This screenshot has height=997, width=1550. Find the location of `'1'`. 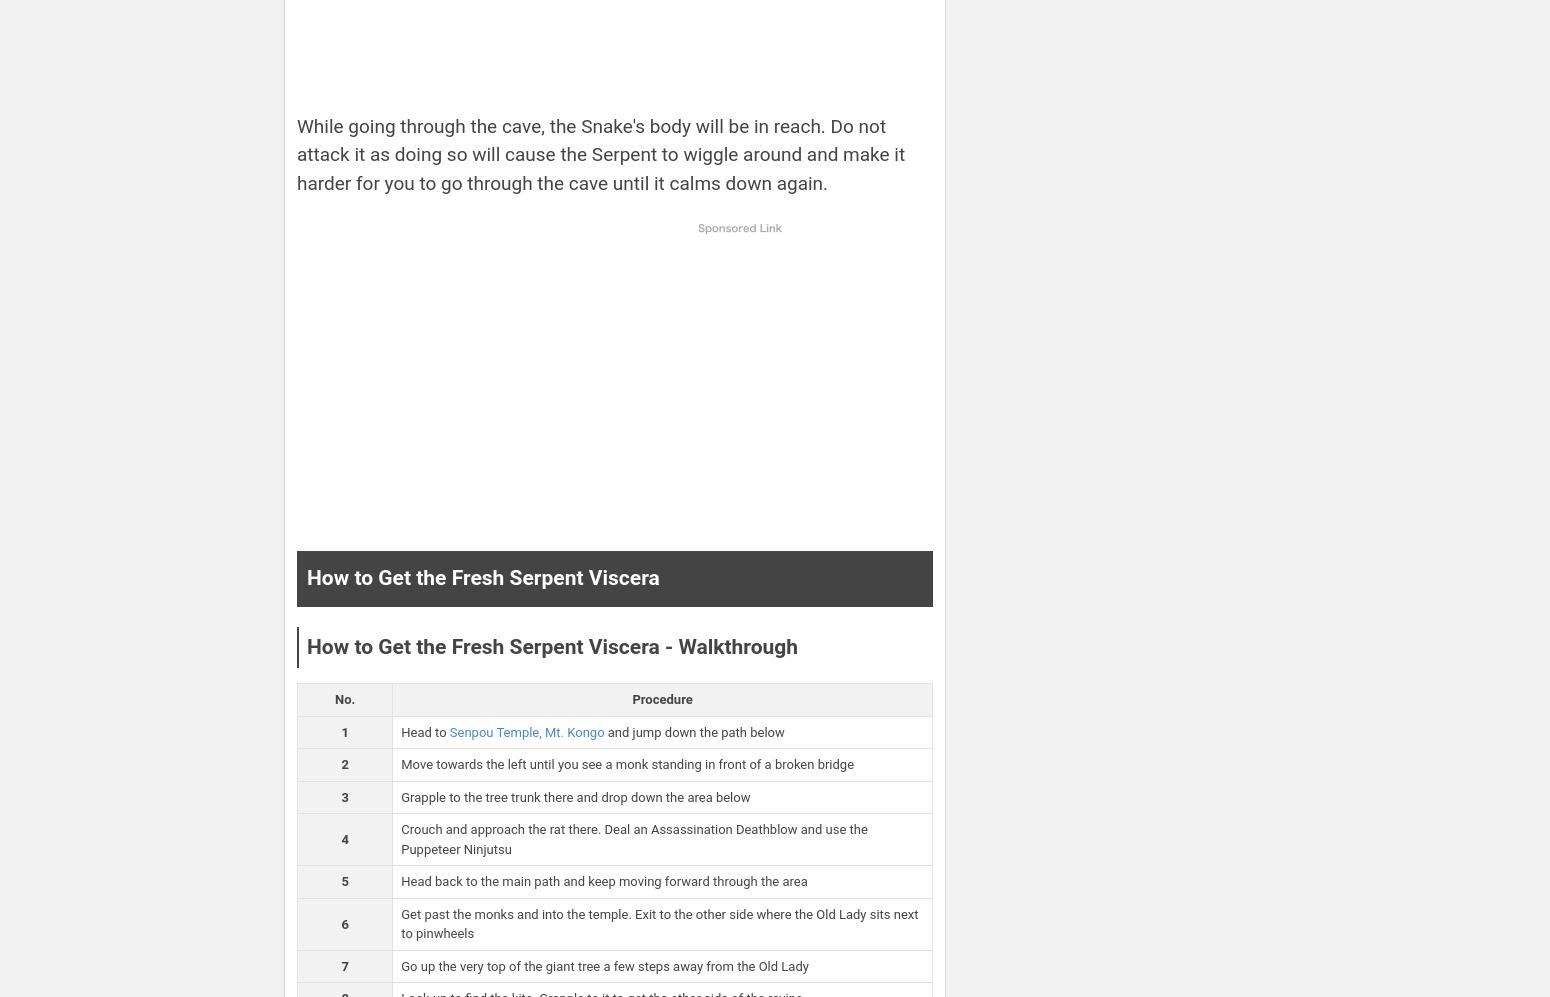

'1' is located at coordinates (340, 731).